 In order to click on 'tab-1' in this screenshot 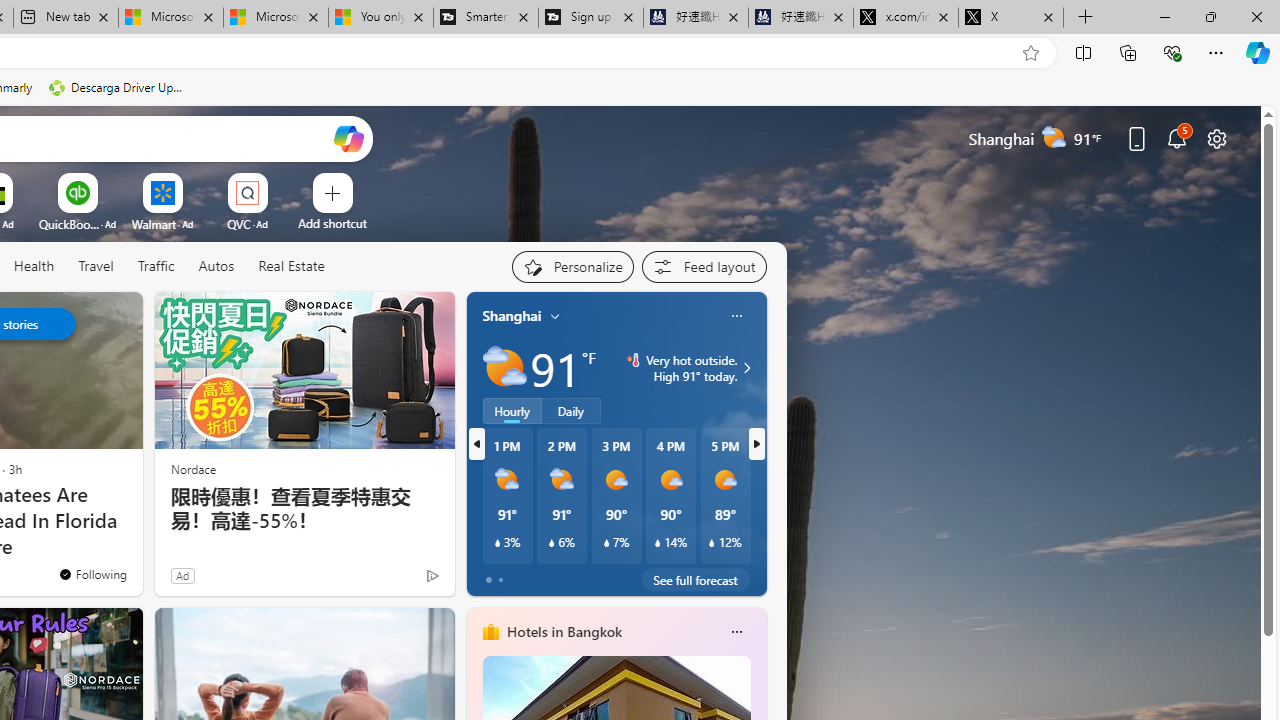, I will do `click(500, 579)`.